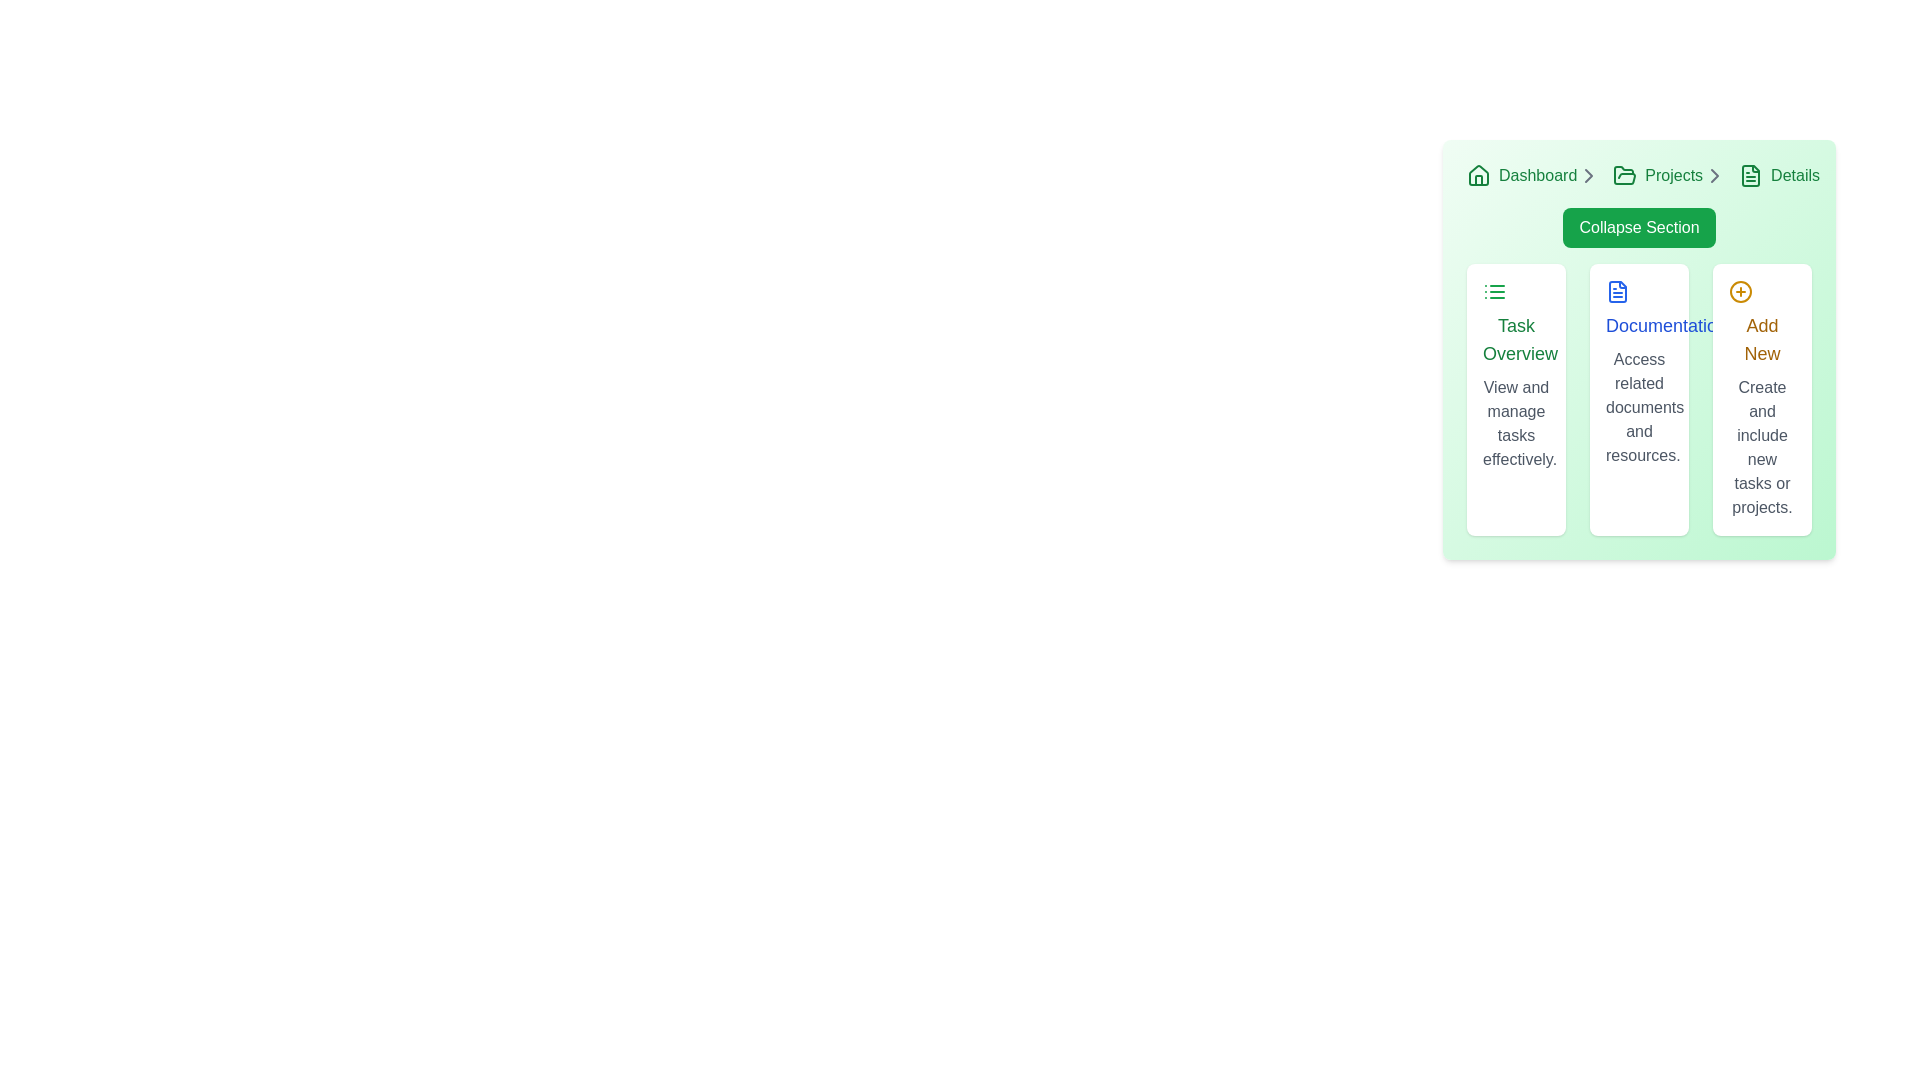  I want to click on the text label 'Documentation' styled in bold blue font located in the second column of a three-column layout inside a green card section, so click(1639, 325).